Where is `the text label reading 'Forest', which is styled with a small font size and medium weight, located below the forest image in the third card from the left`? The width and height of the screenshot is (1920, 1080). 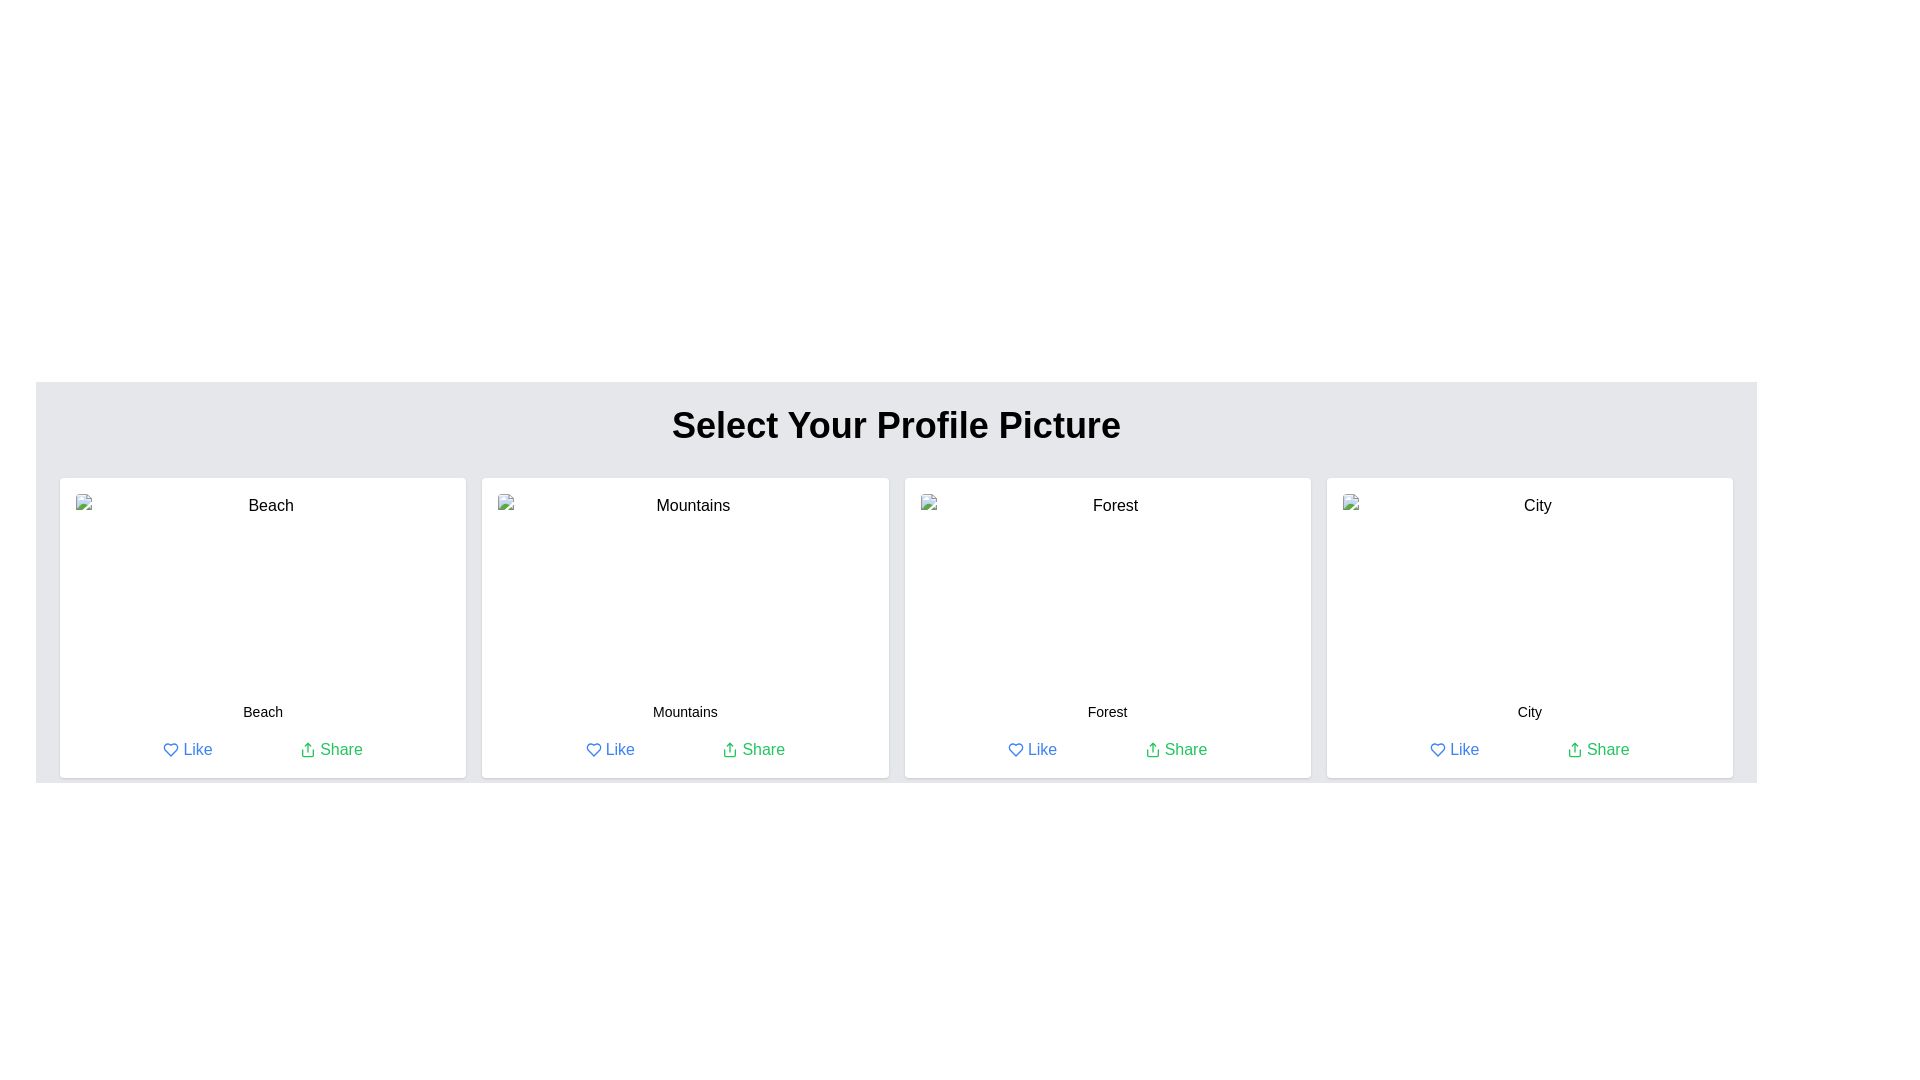
the text label reading 'Forest', which is styled with a small font size and medium weight, located below the forest image in the third card from the left is located at coordinates (1106, 711).